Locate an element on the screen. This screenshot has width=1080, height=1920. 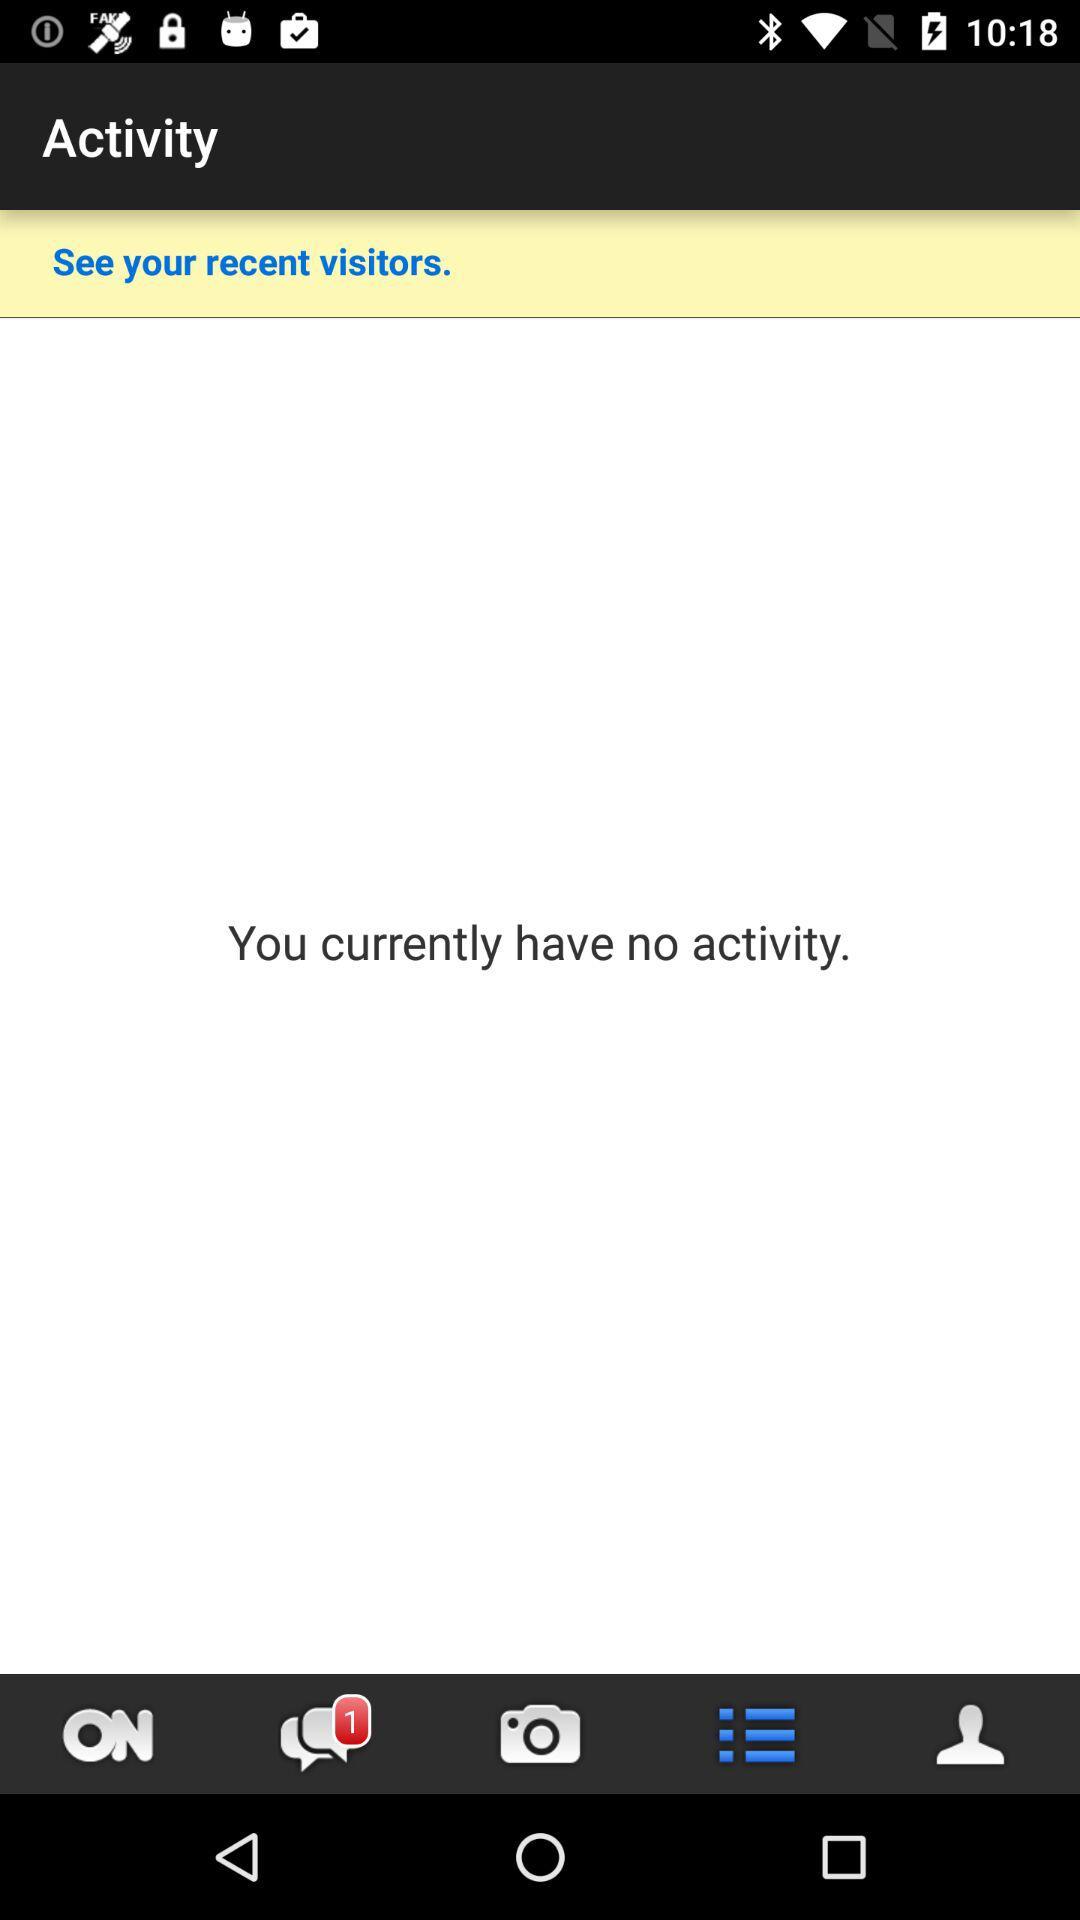
the item below the activity item is located at coordinates (251, 259).